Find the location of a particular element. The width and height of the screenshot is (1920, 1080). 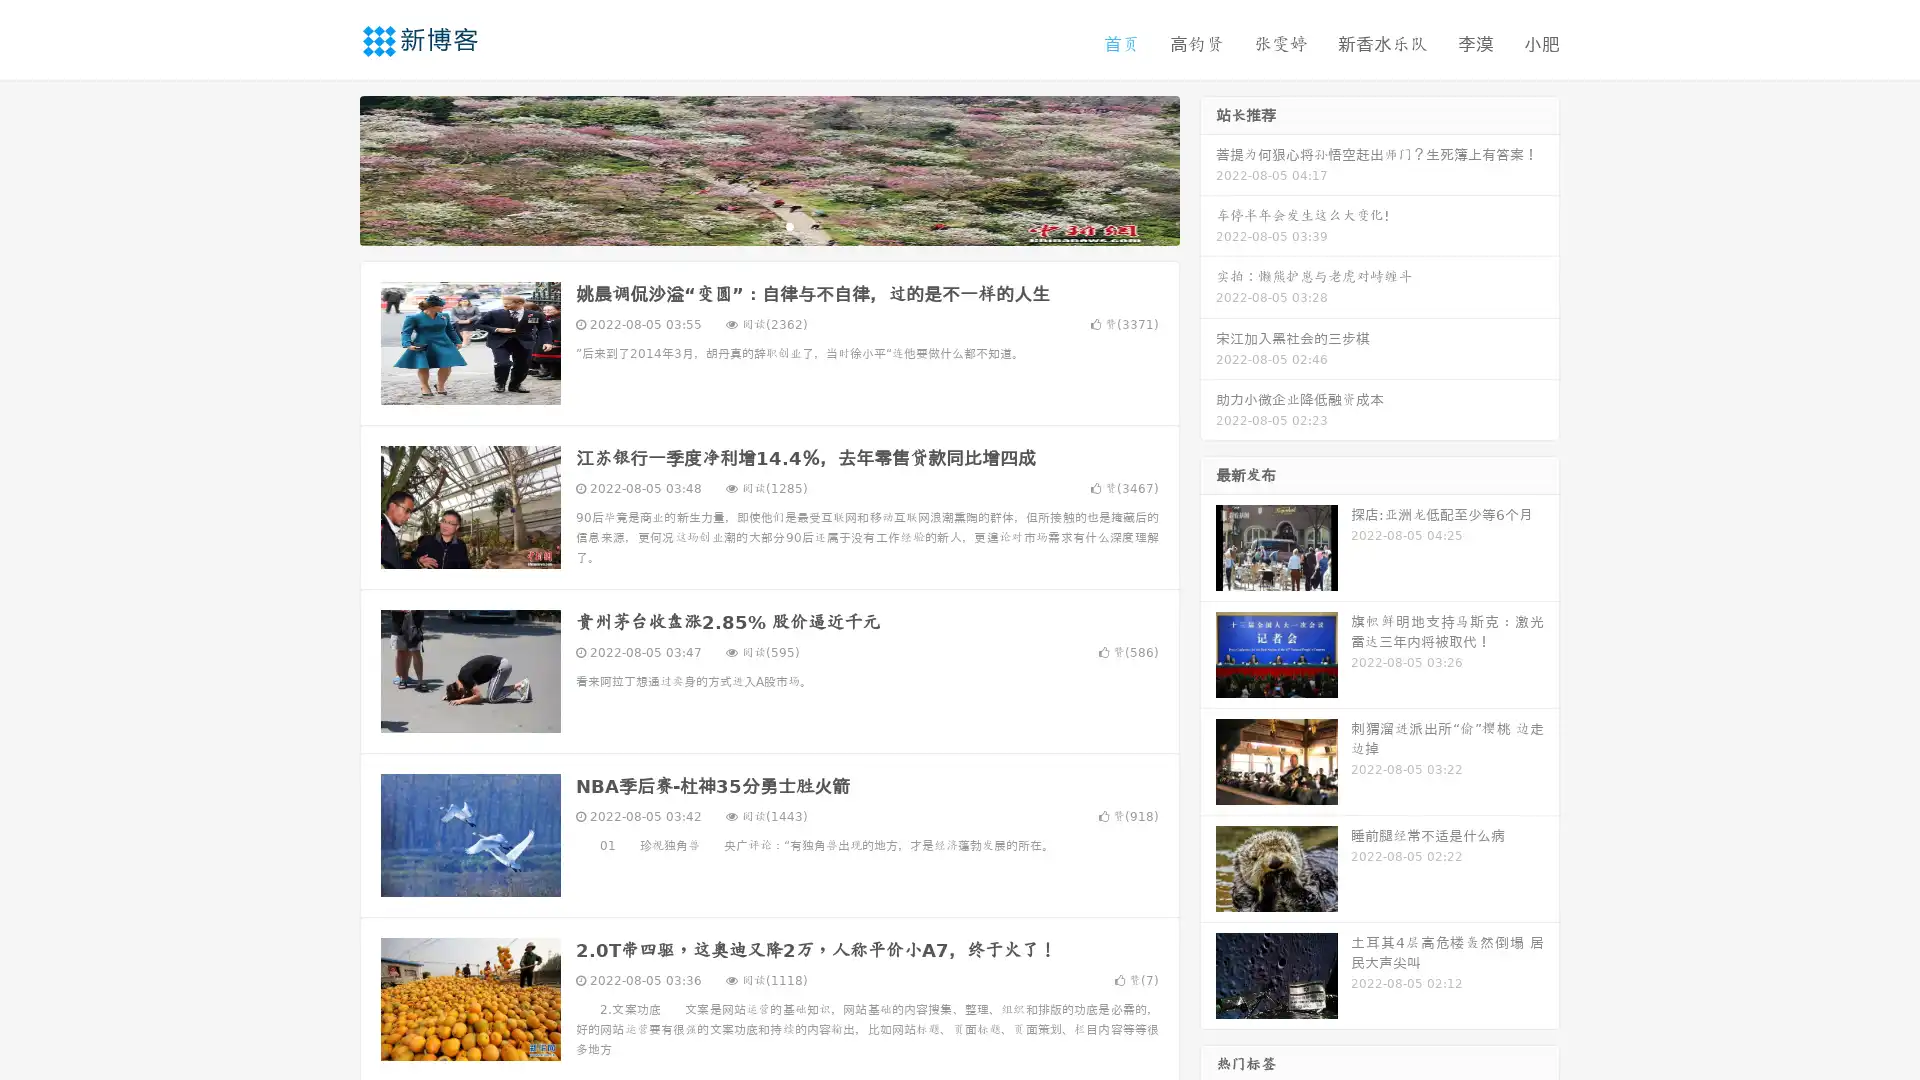

Go to slide 1 is located at coordinates (748, 225).